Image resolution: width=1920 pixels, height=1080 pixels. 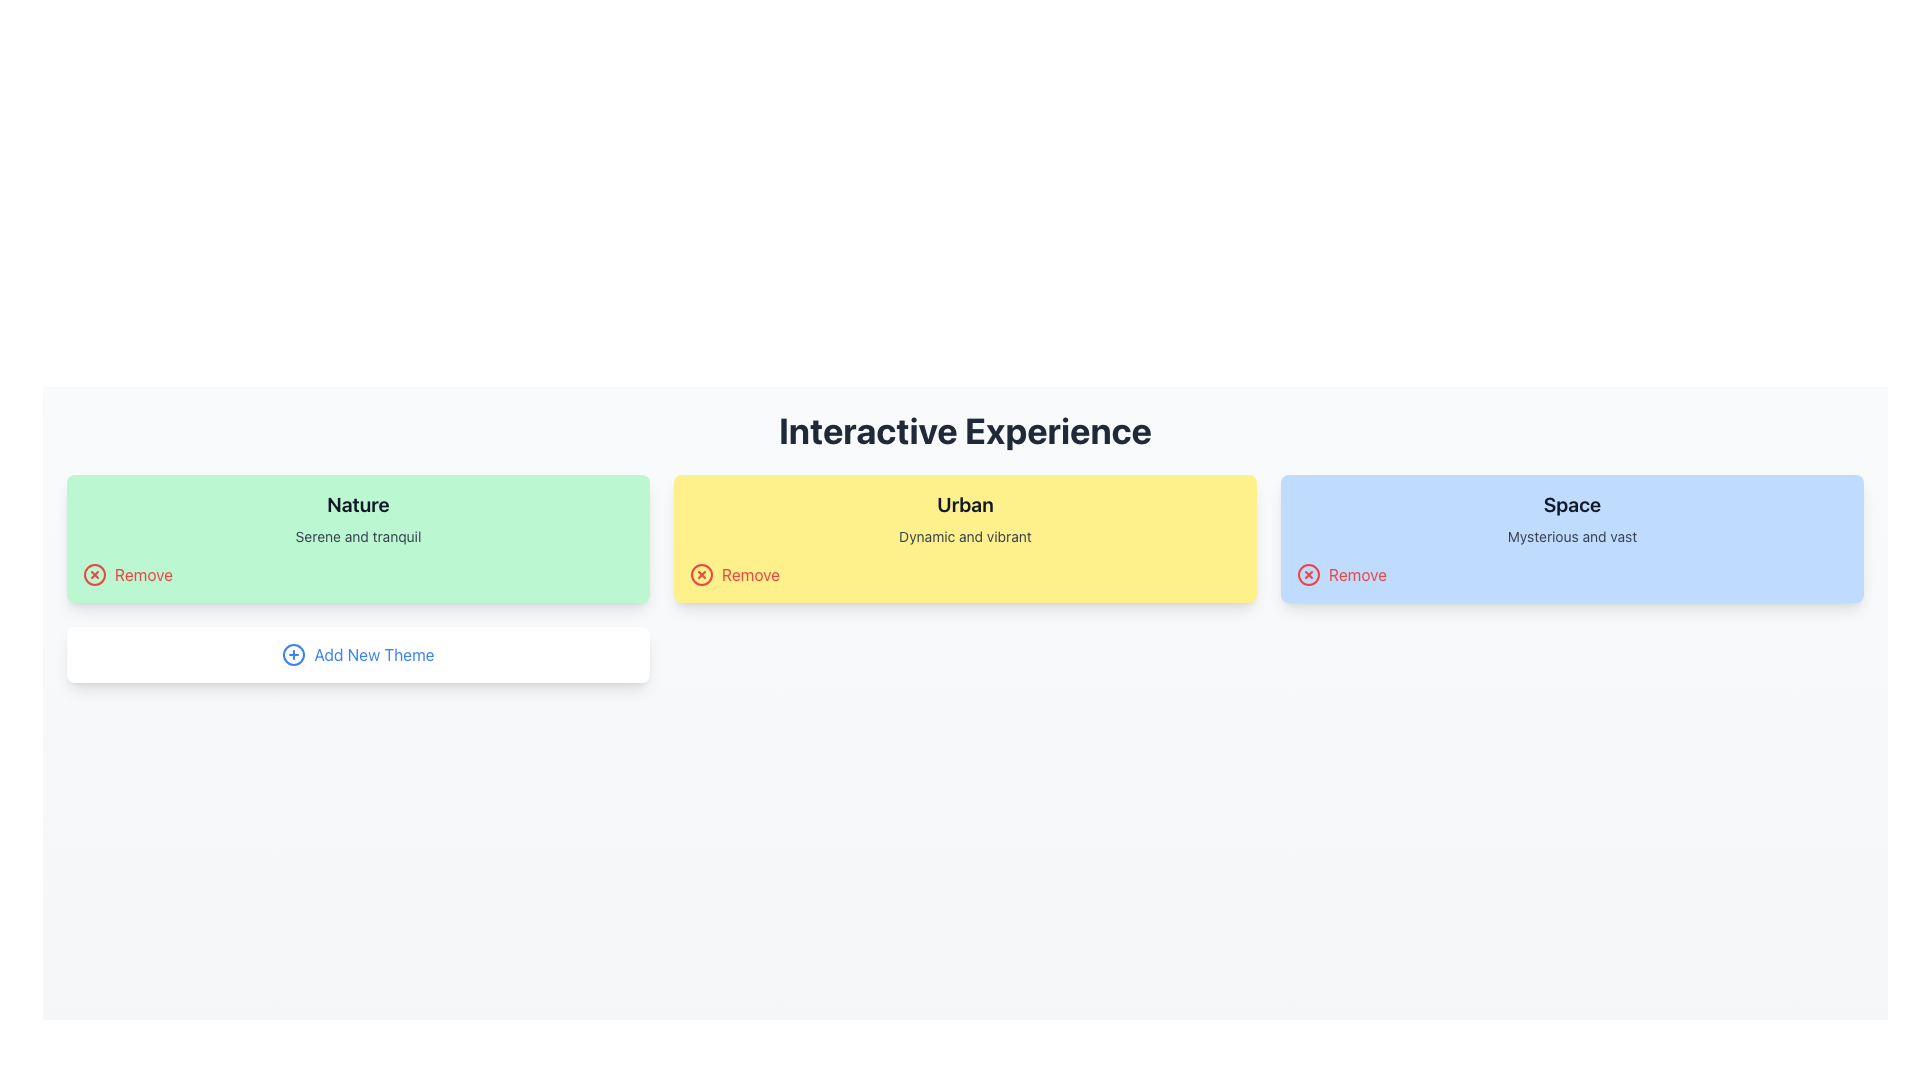 What do you see at coordinates (1571, 504) in the screenshot?
I see `the Text Label at the top center of the rightmost card in a three-card layout, which serves as the title or heading for its card` at bounding box center [1571, 504].